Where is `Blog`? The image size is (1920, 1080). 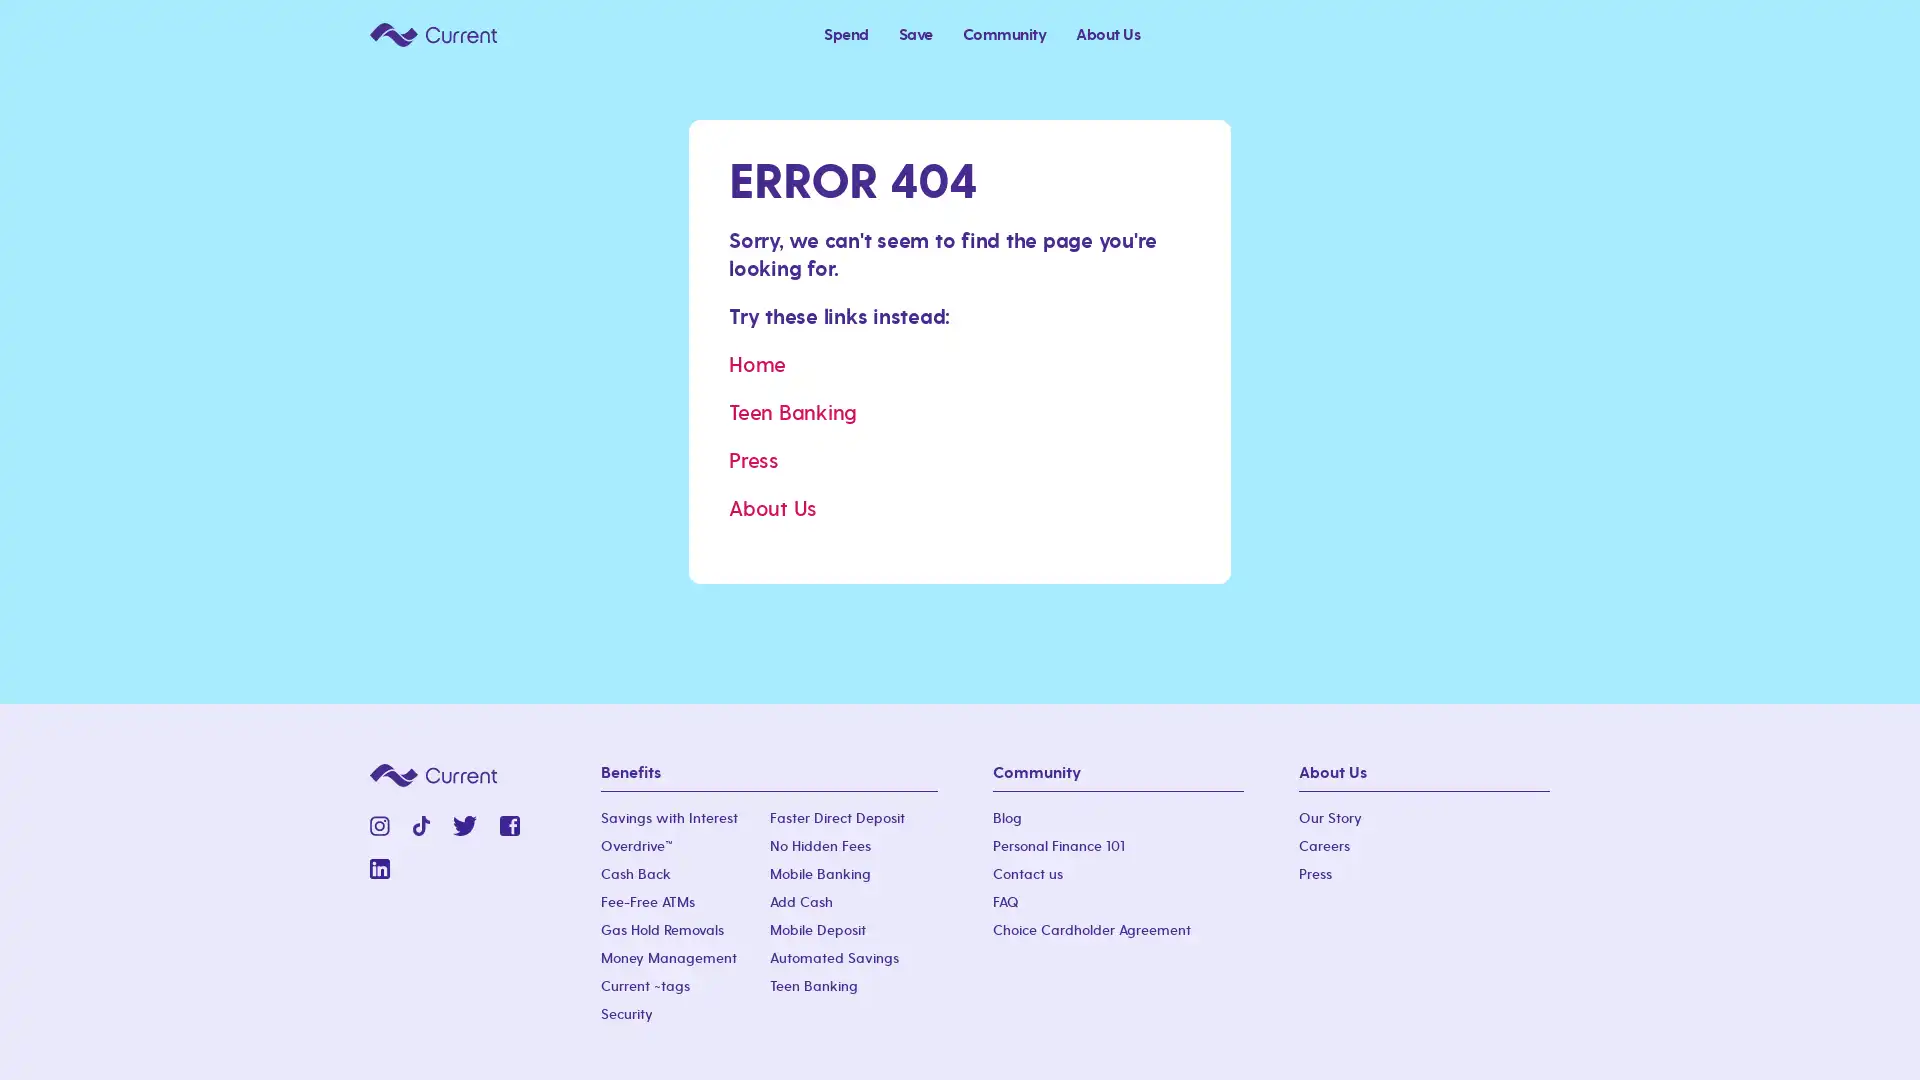 Blog is located at coordinates (1007, 818).